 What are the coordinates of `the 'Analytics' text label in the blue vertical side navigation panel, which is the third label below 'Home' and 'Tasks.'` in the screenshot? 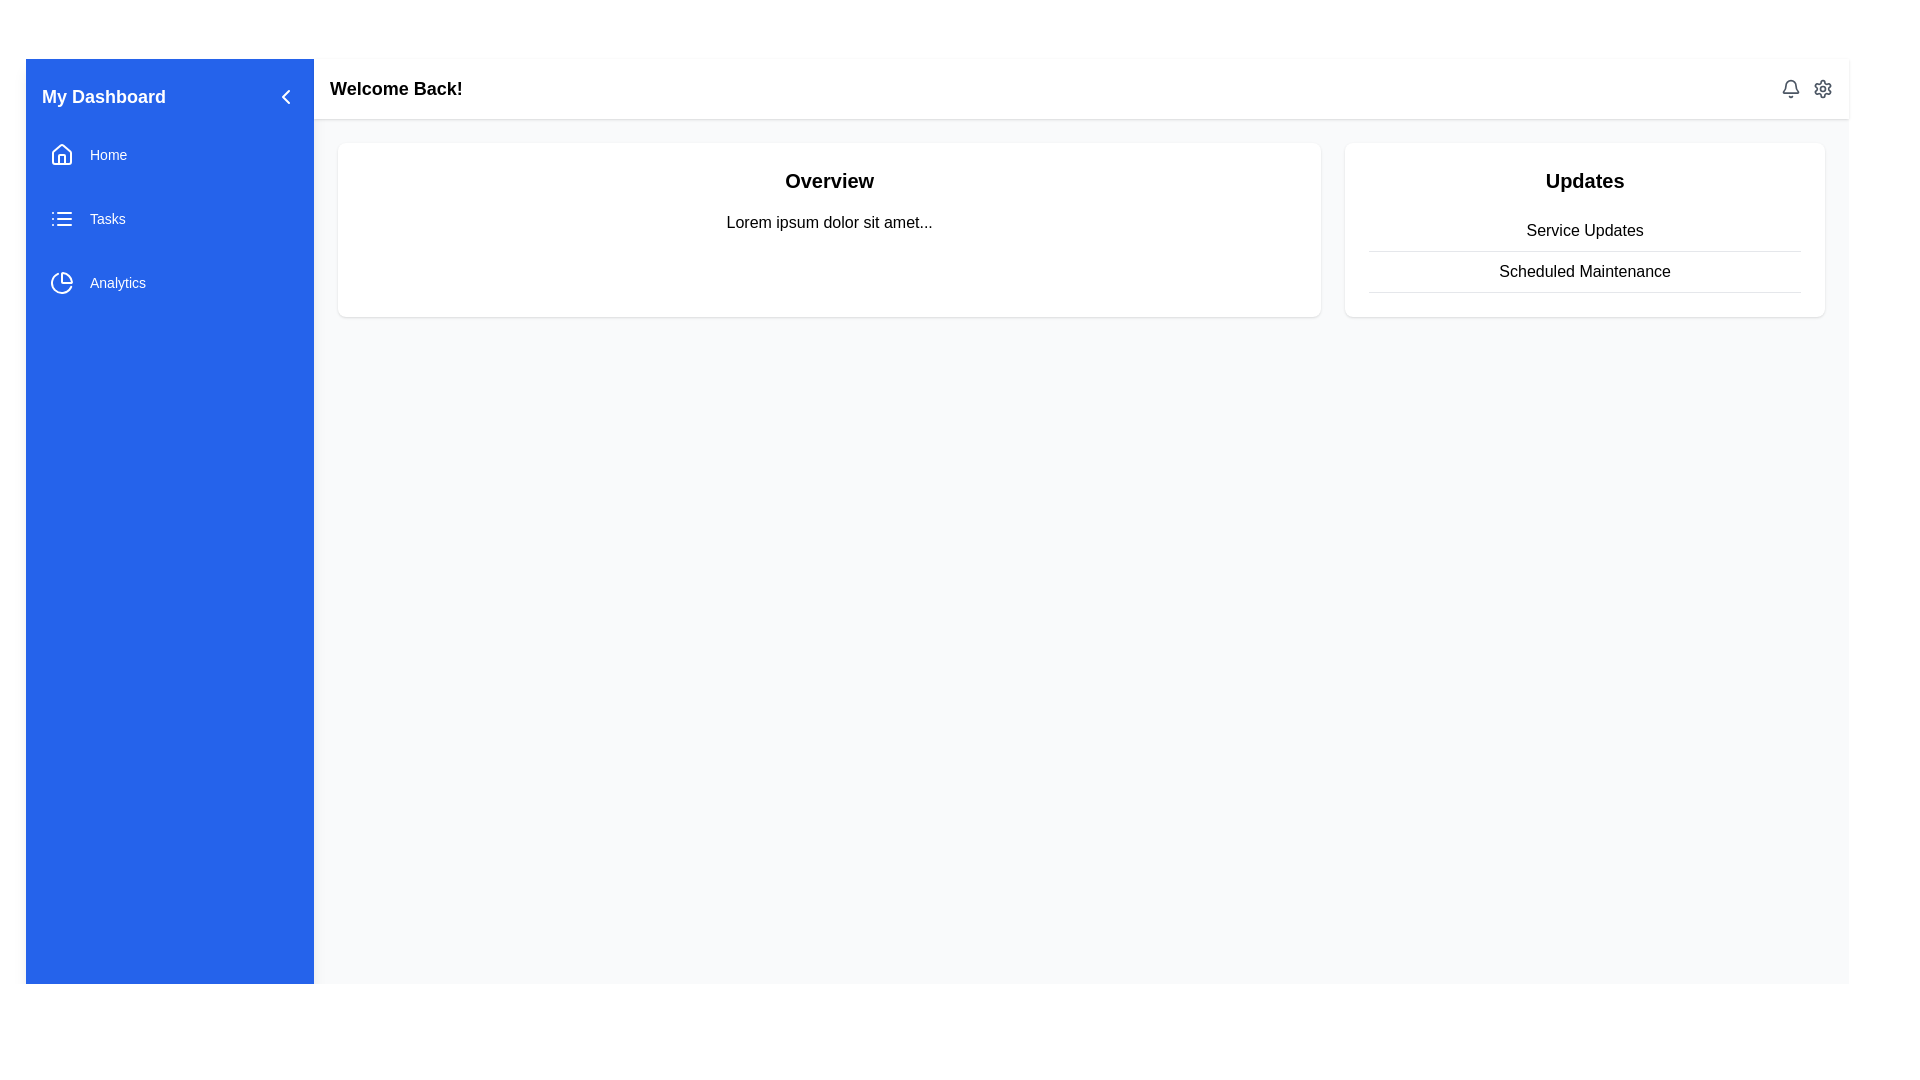 It's located at (117, 282).